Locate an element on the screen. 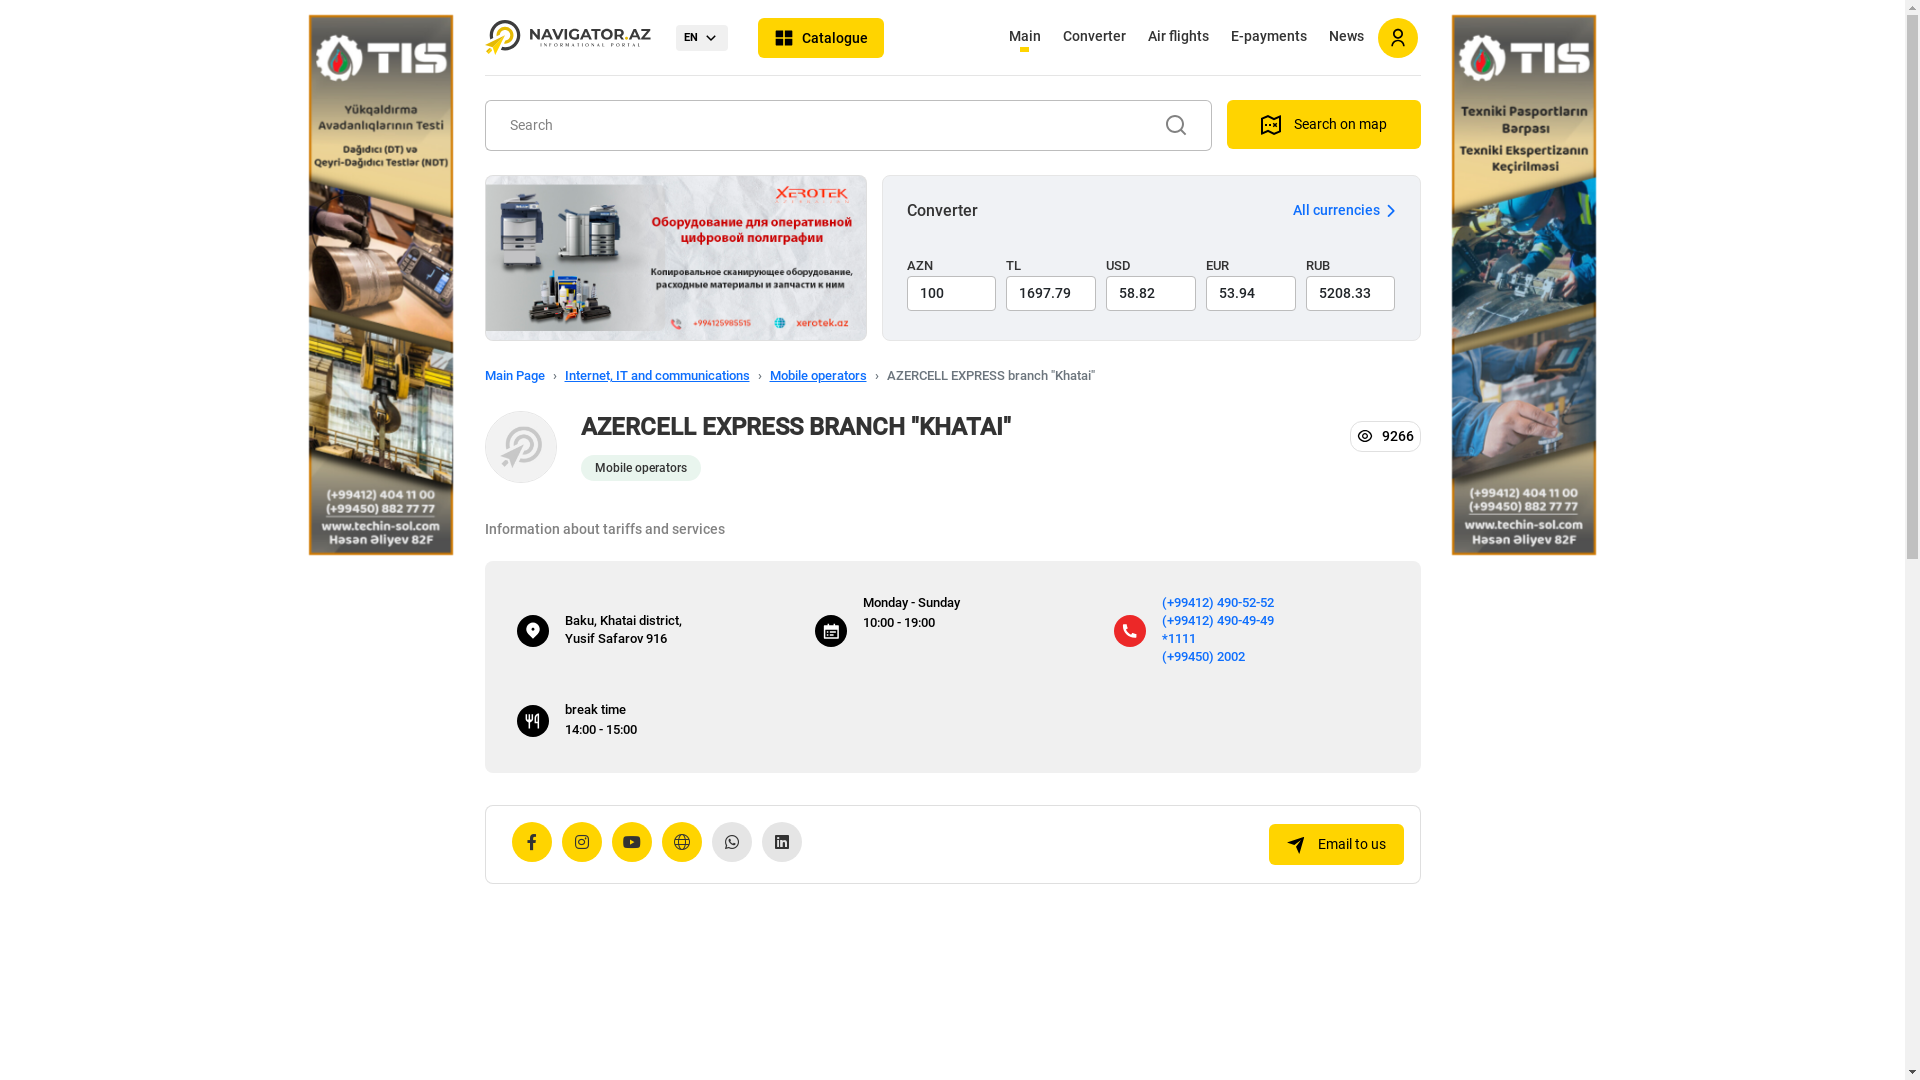 This screenshot has height=1080, width=1920. 'Search on map' is located at coordinates (1224, 124).